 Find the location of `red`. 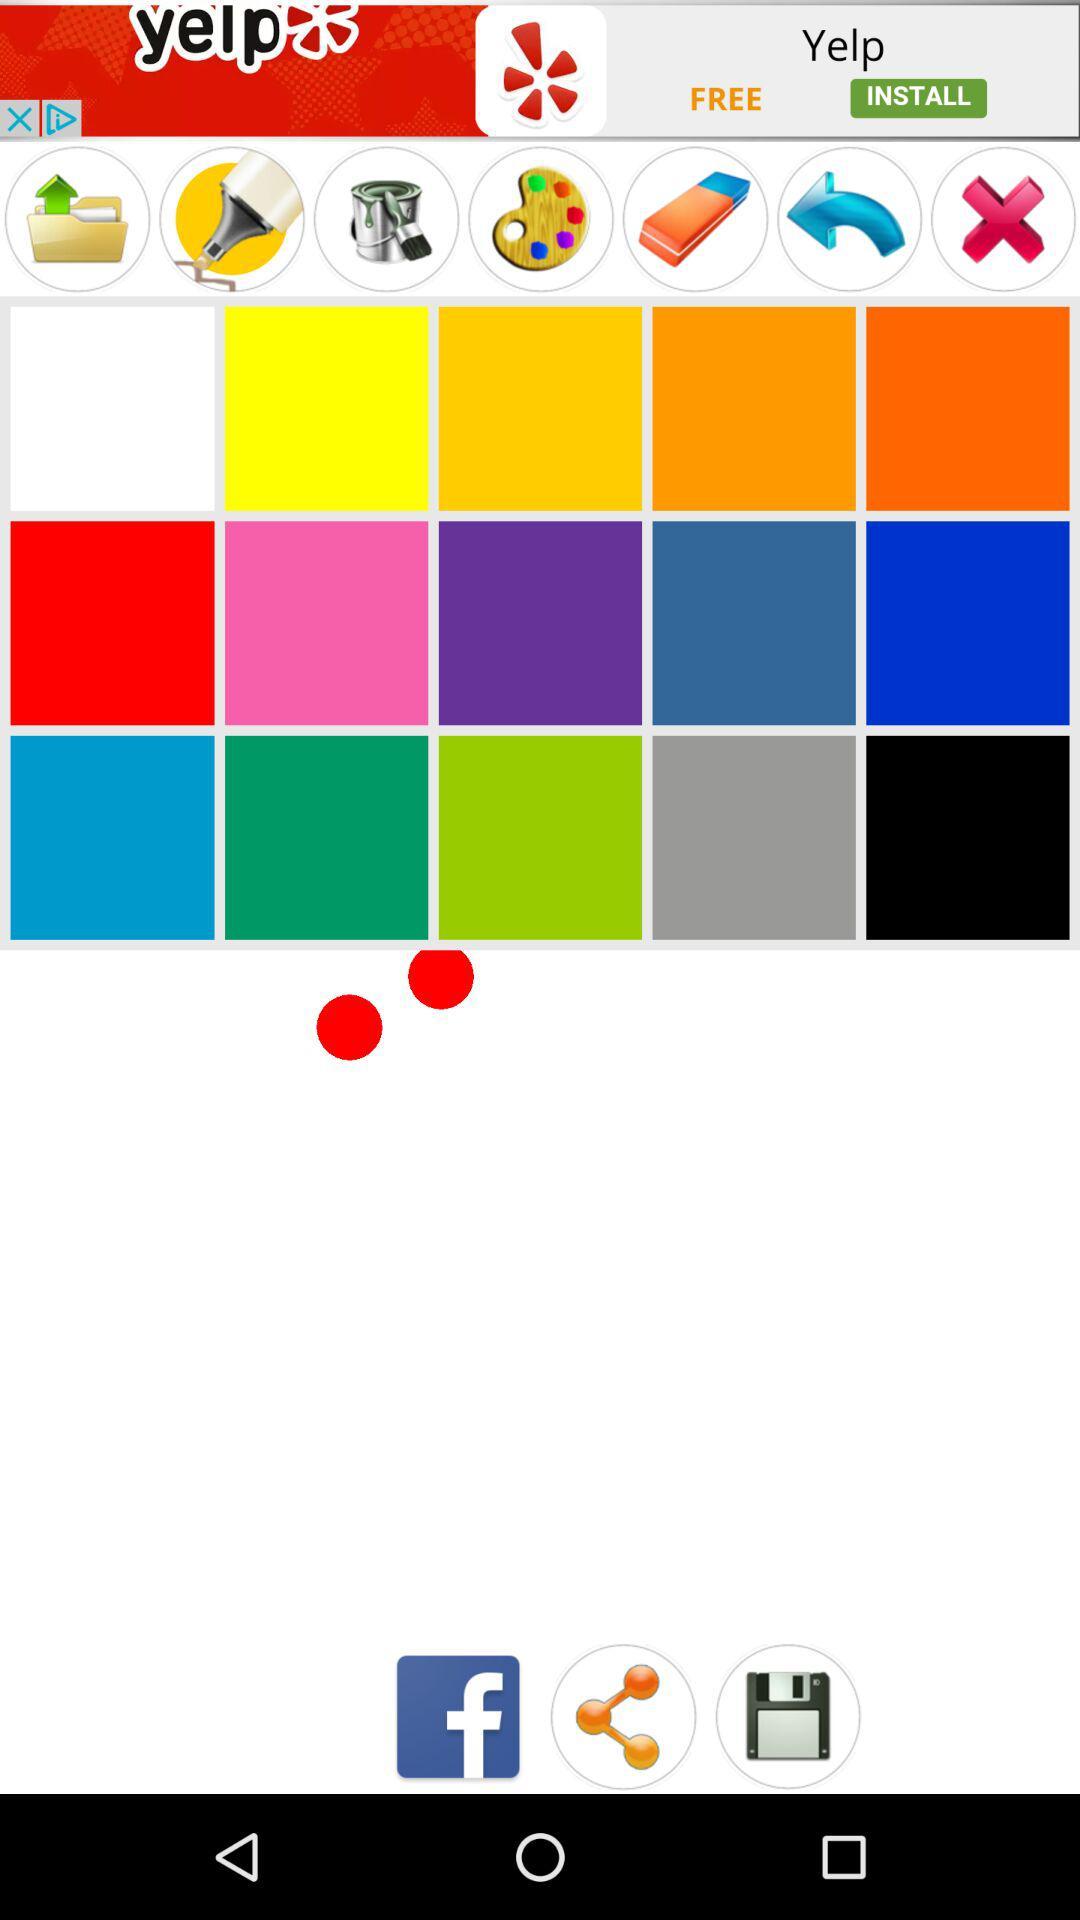

red is located at coordinates (112, 622).